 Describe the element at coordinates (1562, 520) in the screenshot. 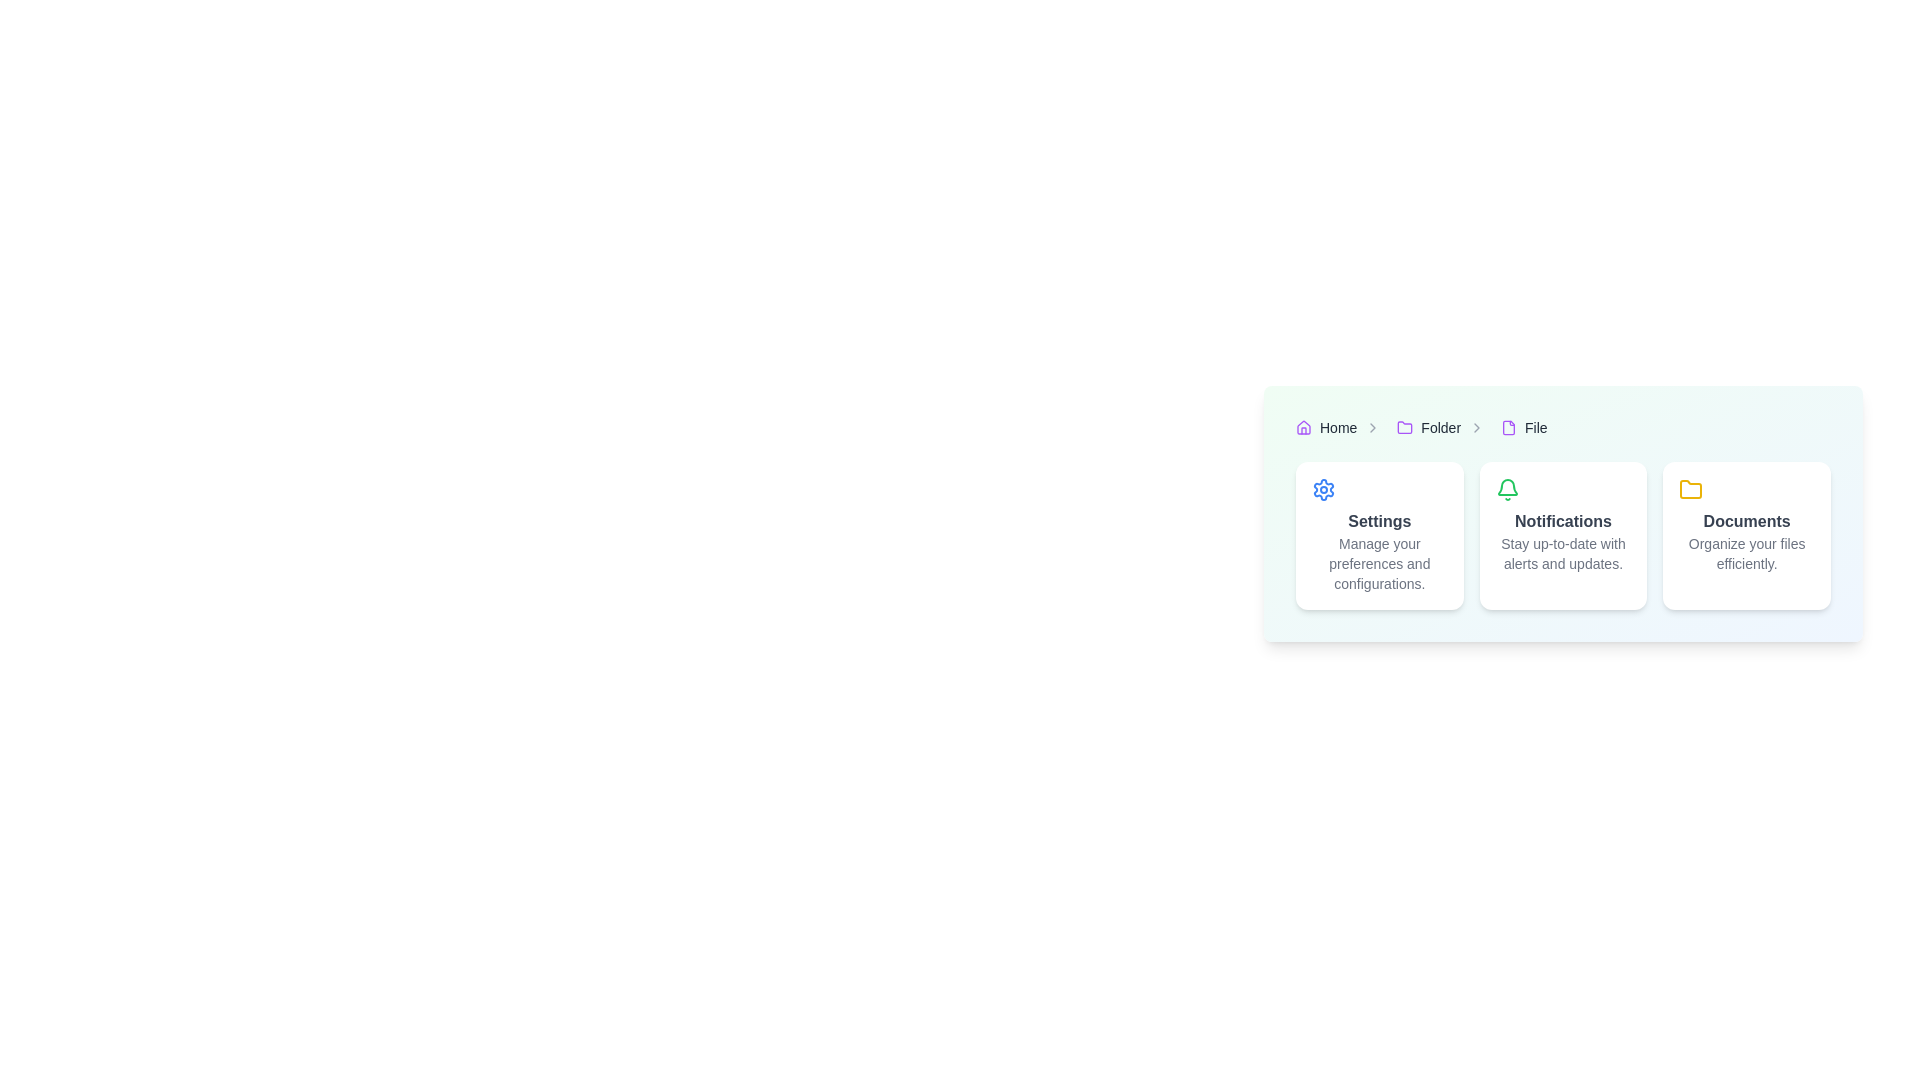

I see `the Text Label that serves as the title for the notifications section, located in the middle card of a three-card layout, positioned beneath a green bell icon and above descriptive subtext` at that location.